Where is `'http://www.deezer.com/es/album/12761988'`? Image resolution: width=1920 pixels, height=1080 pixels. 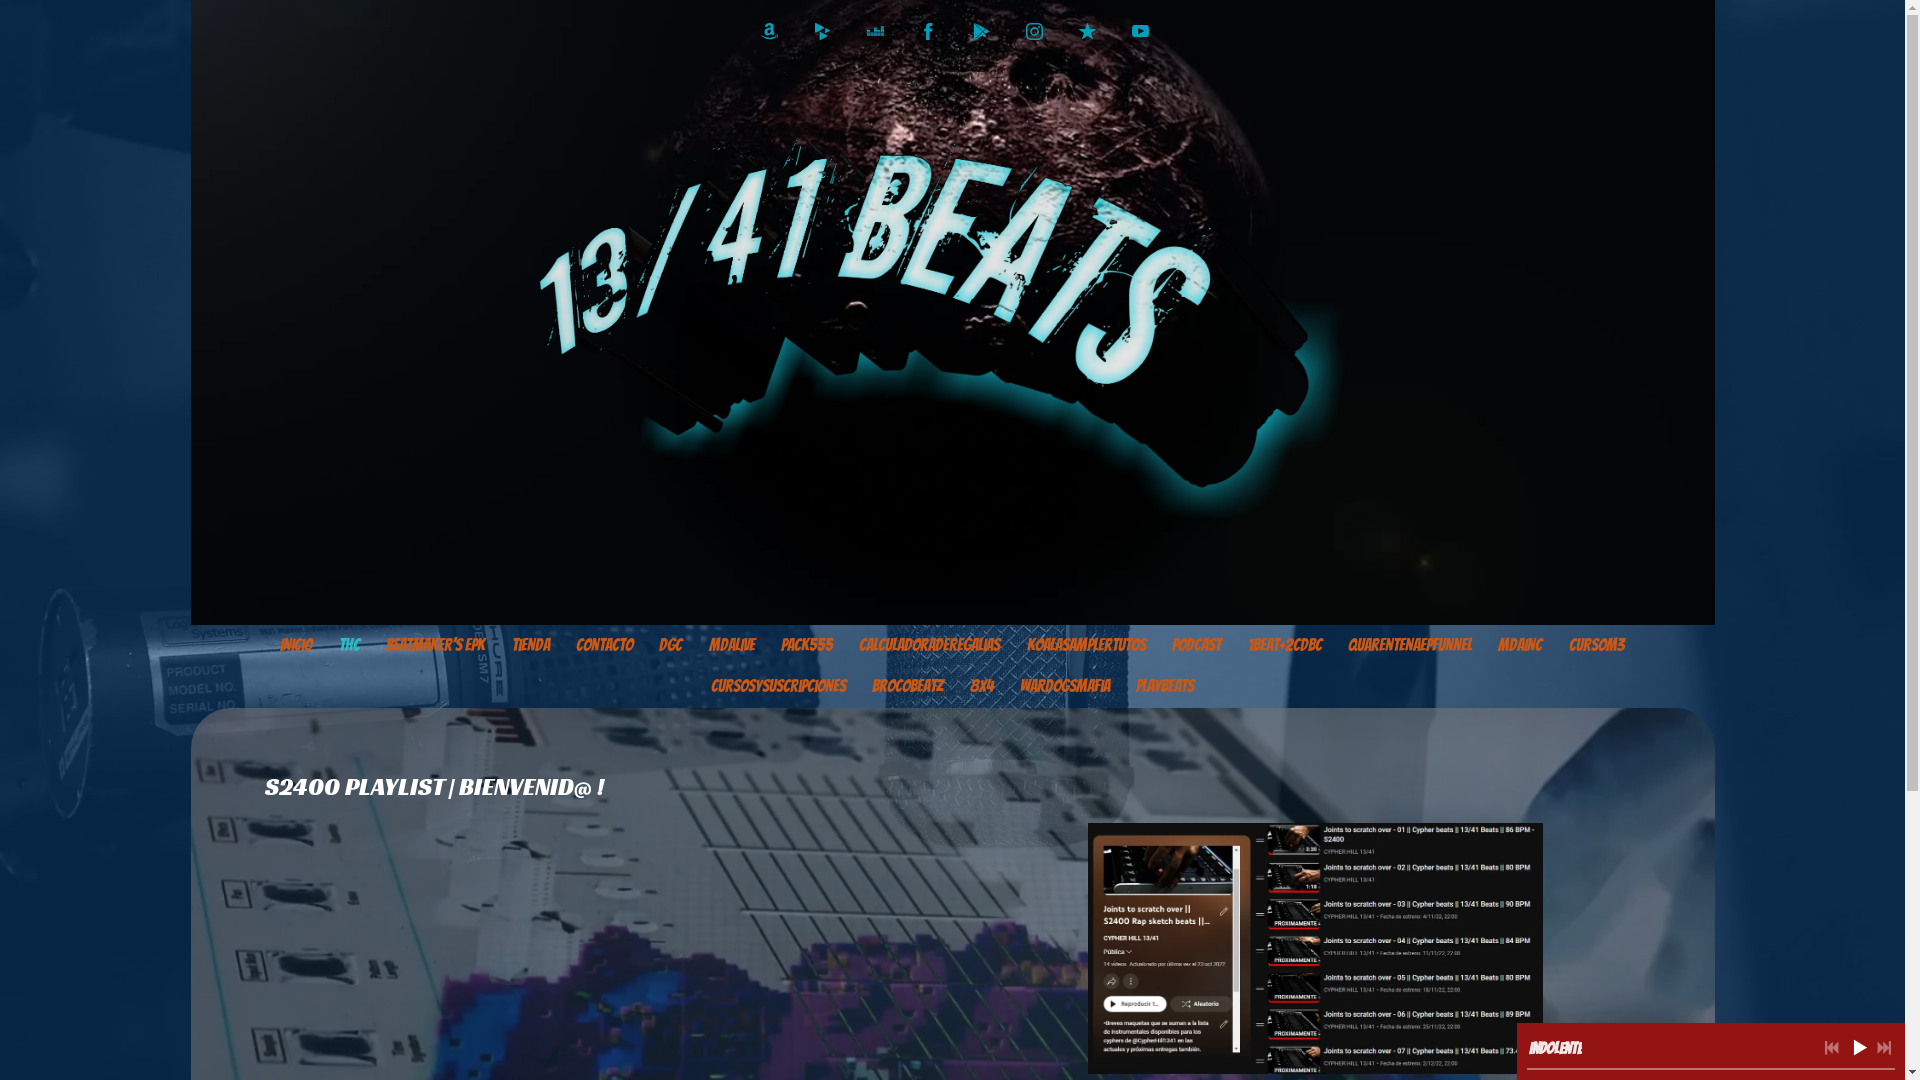 'http://www.deezer.com/es/album/12761988' is located at coordinates (865, 31).